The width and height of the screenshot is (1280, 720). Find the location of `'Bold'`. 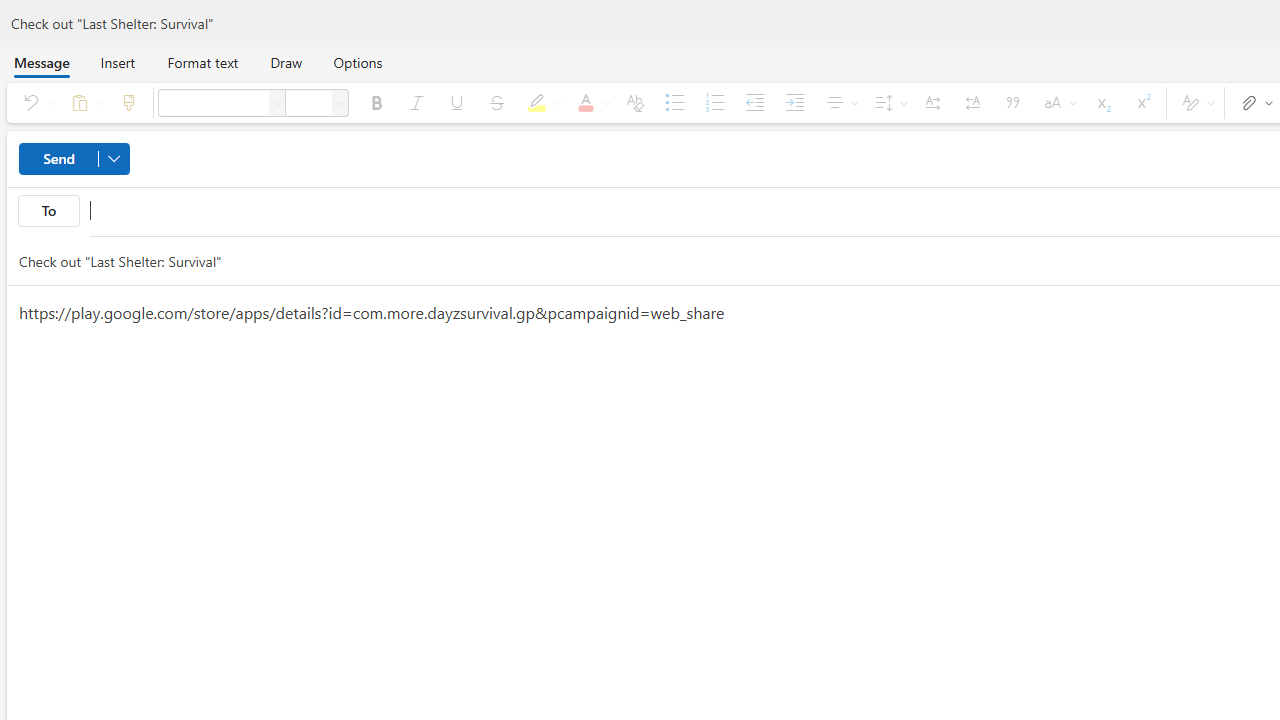

'Bold' is located at coordinates (376, 102).